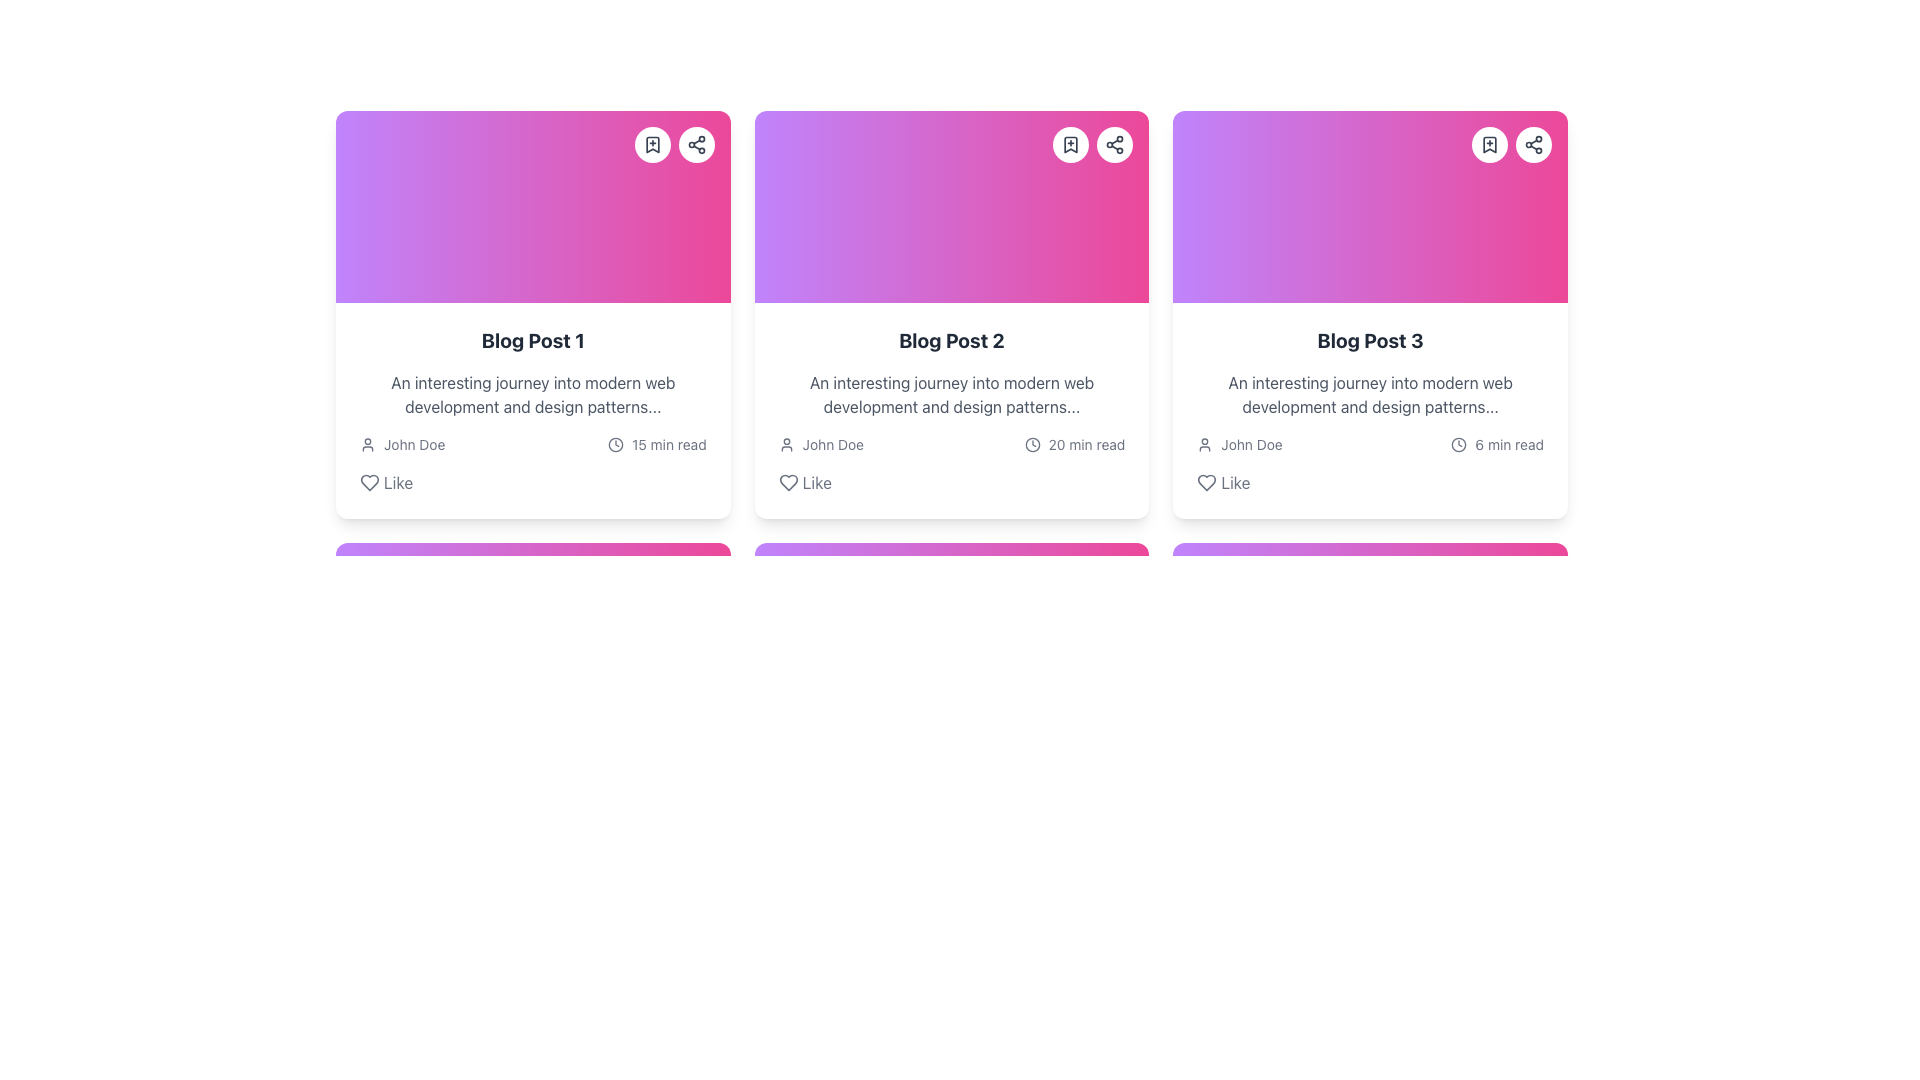 The width and height of the screenshot is (1920, 1080). Describe the element at coordinates (533, 339) in the screenshot. I see `the bold title 'Blog Post 1' displayed in dark gray at the top of the section card` at that location.